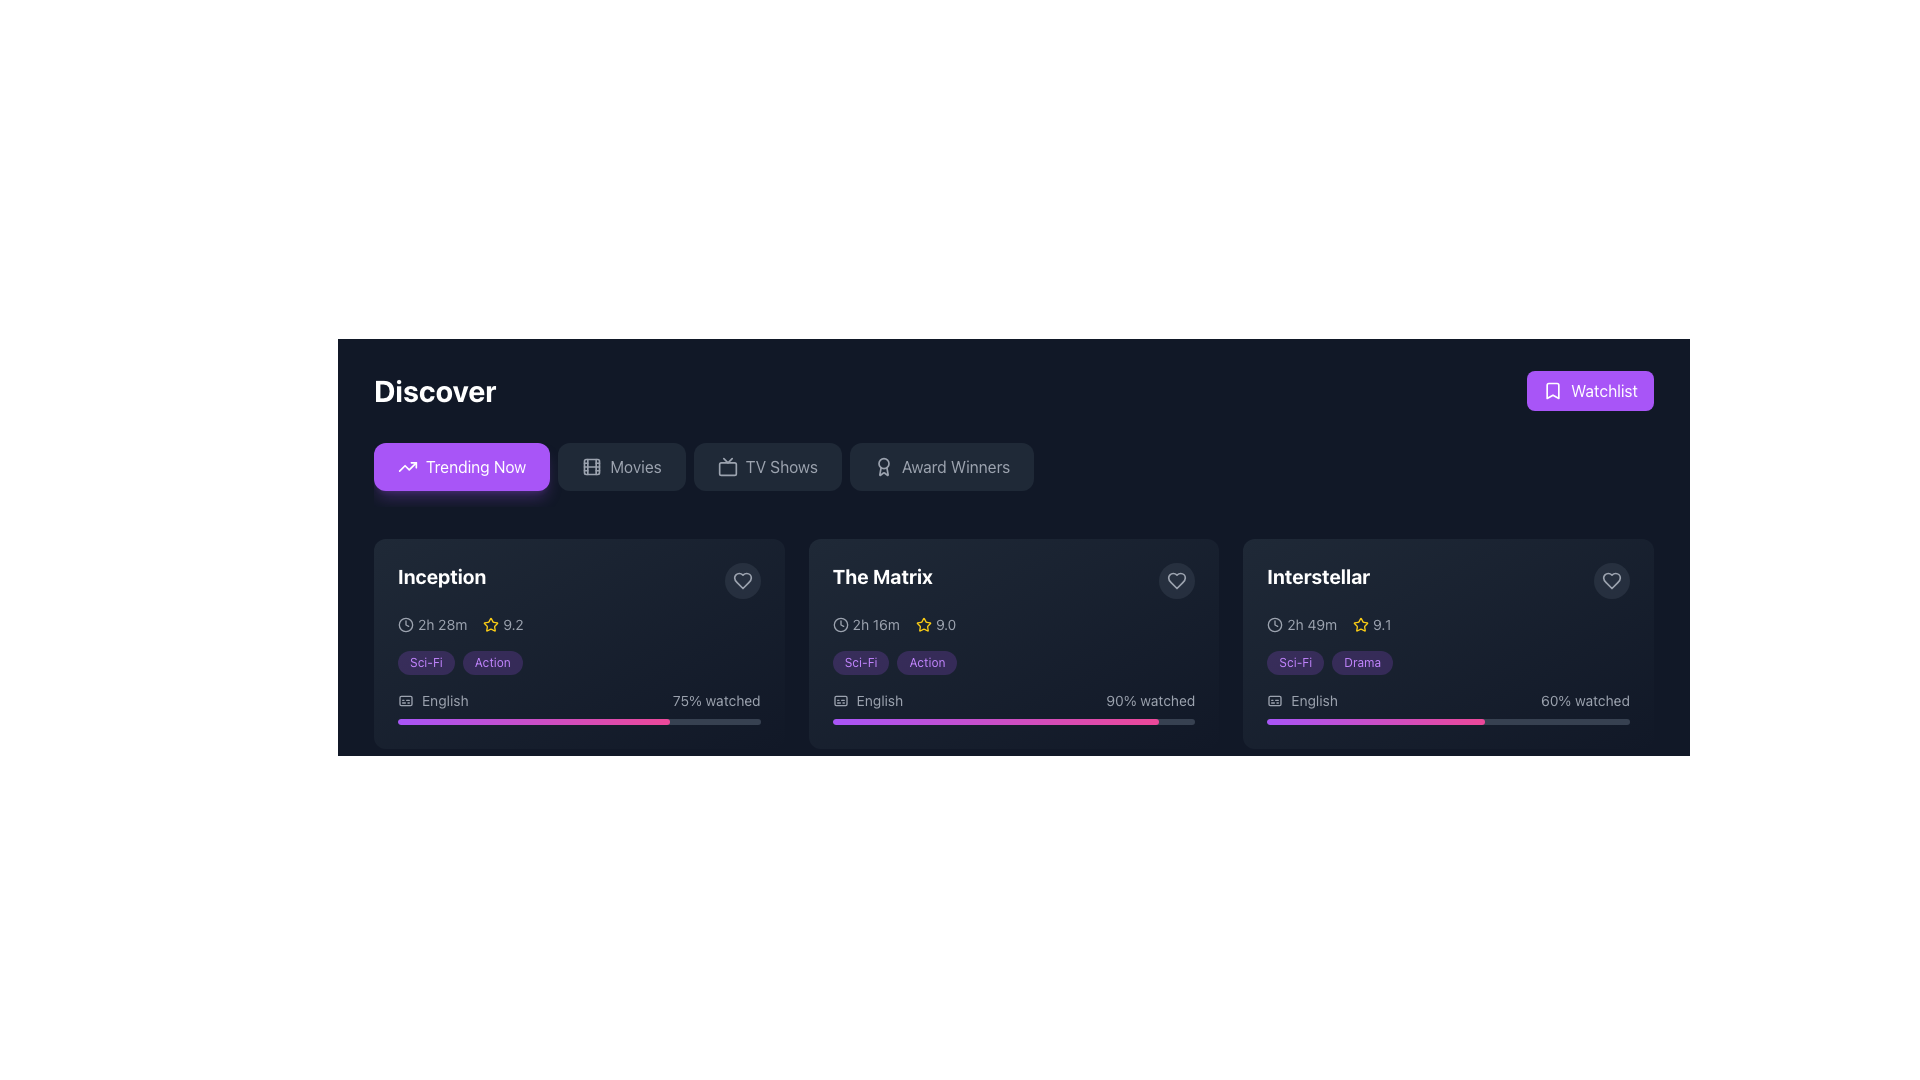 This screenshot has height=1080, width=1920. Describe the element at coordinates (780, 466) in the screenshot. I see `the text label within the navigational button for TV shows, which is the third button from the left in the navigation bar` at that location.